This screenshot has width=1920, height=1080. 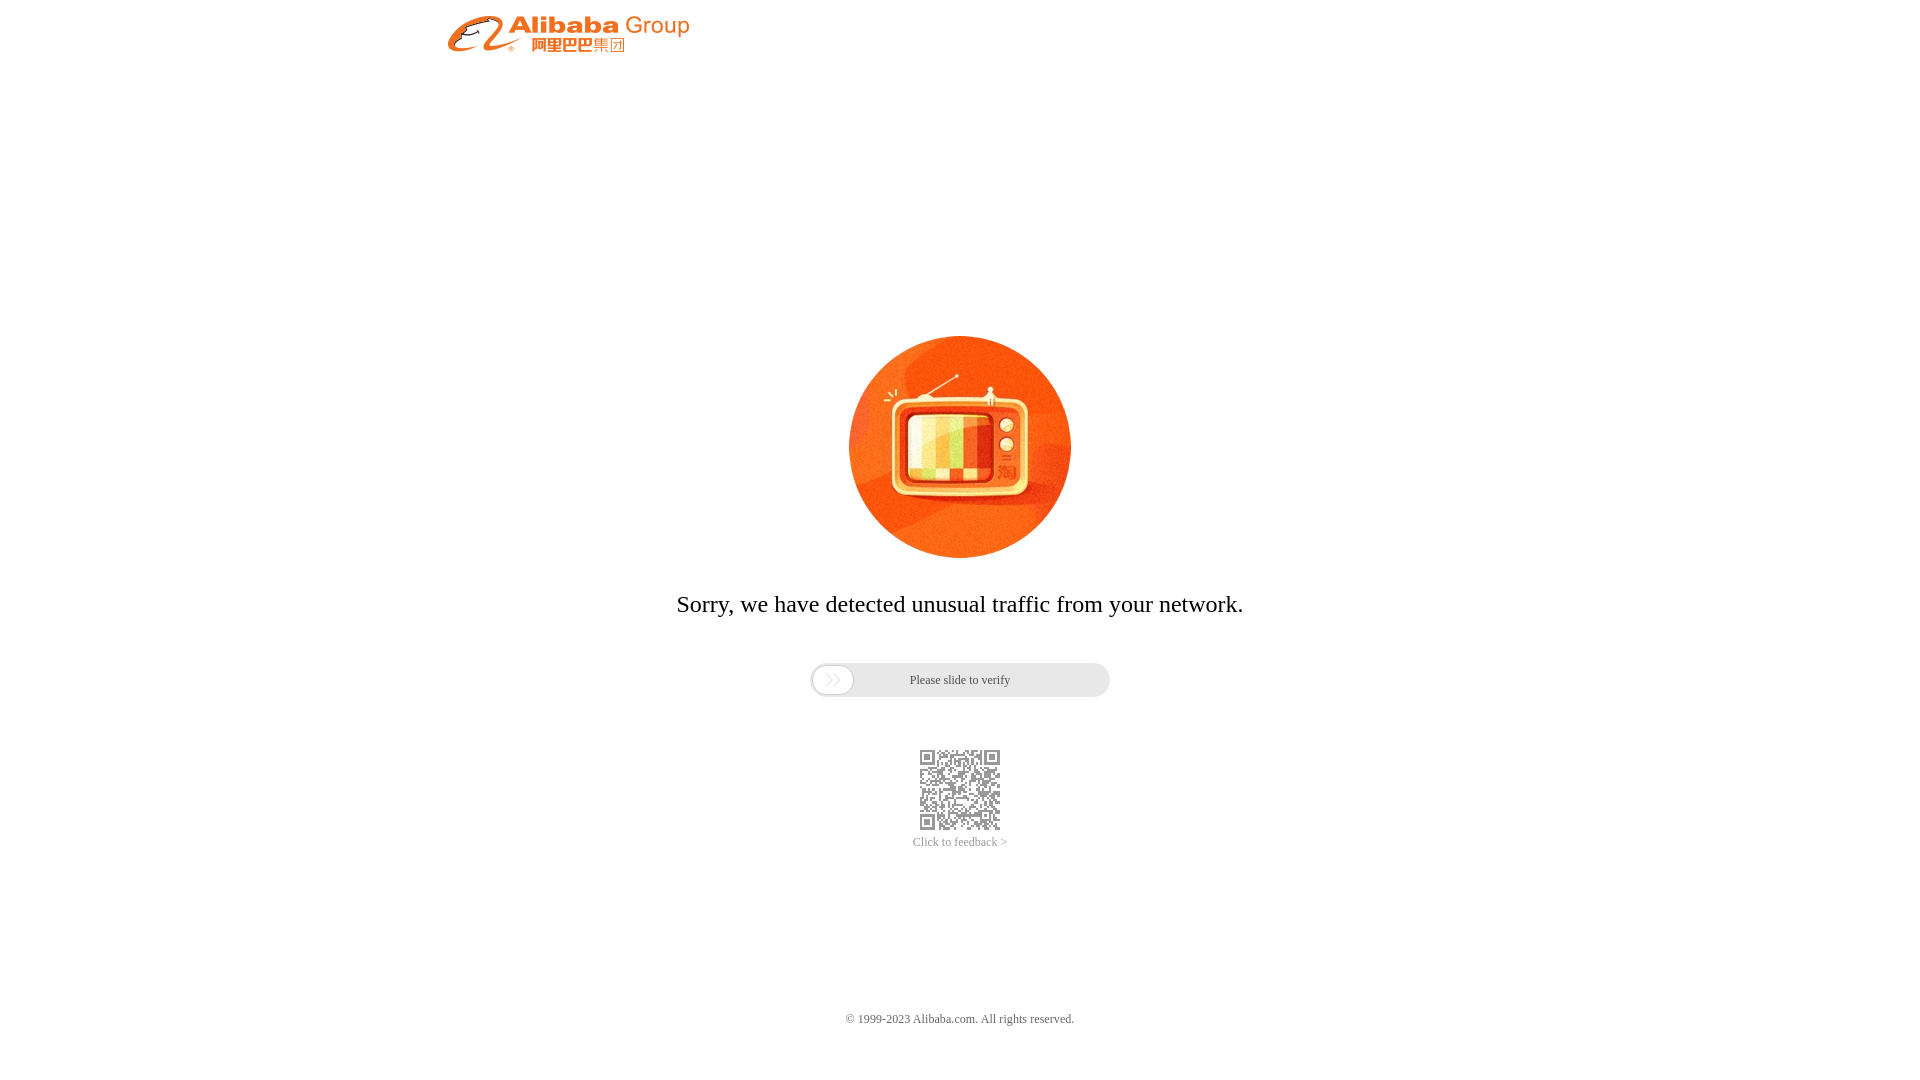 I want to click on 'Click to feedback >', so click(x=911, y=842).